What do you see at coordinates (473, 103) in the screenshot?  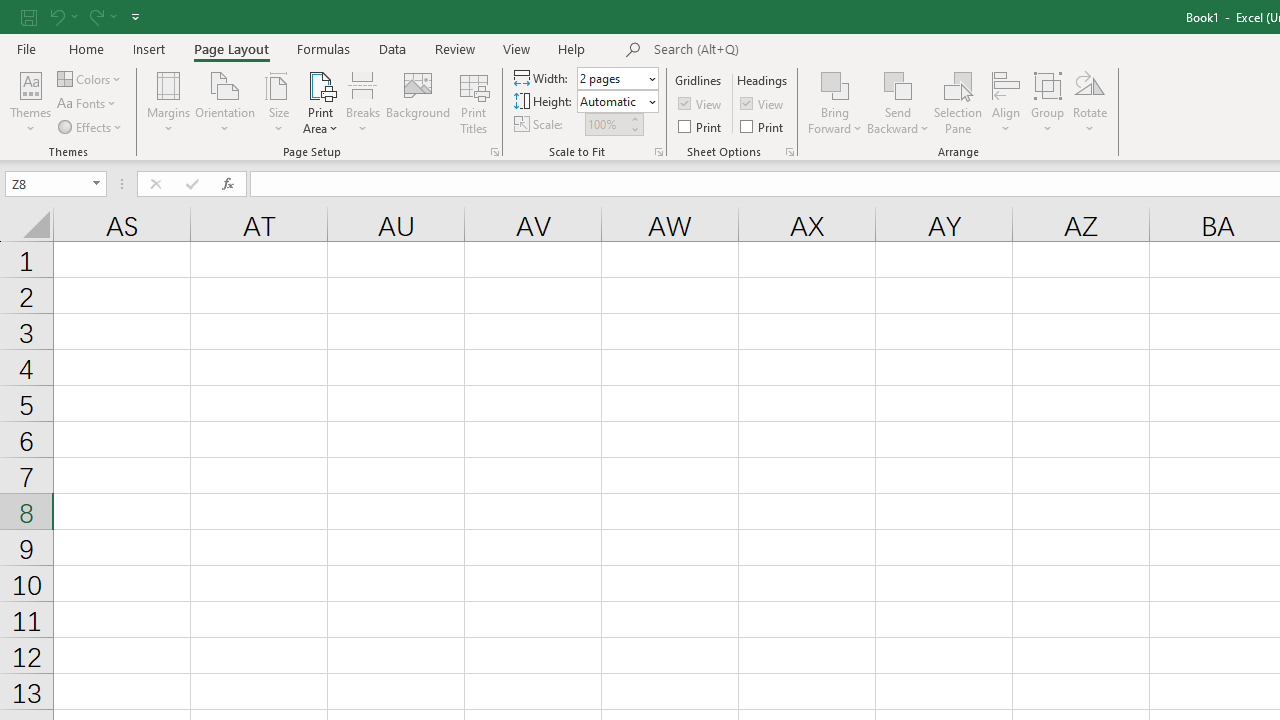 I see `'Print Titles'` at bounding box center [473, 103].